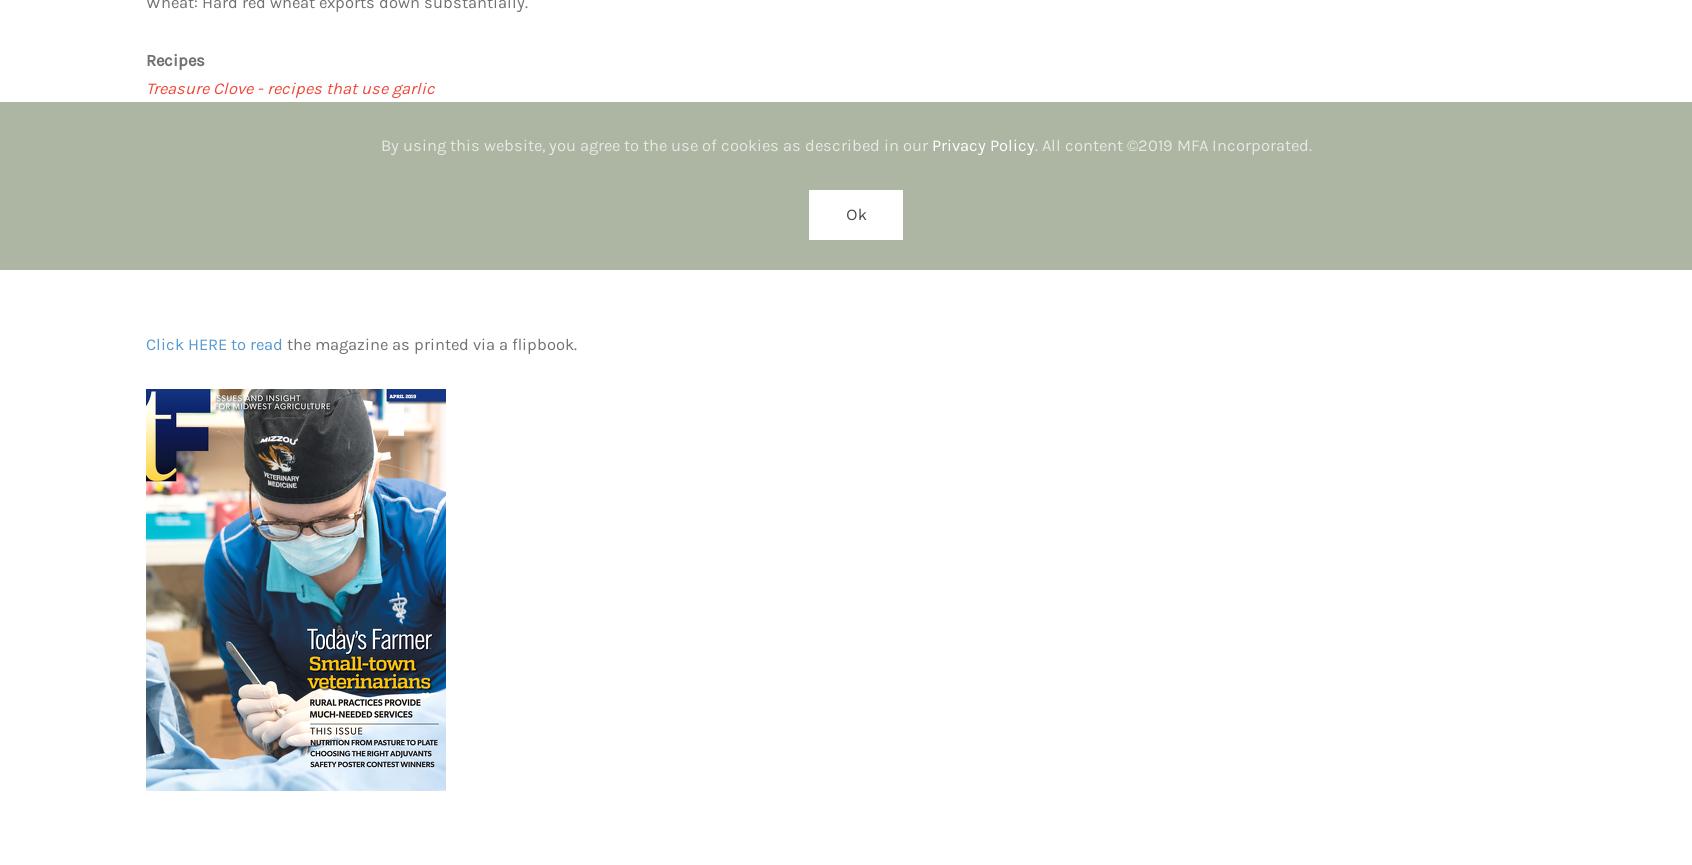  What do you see at coordinates (145, 144) in the screenshot?
I see `'Click to go to Food Page'` at bounding box center [145, 144].